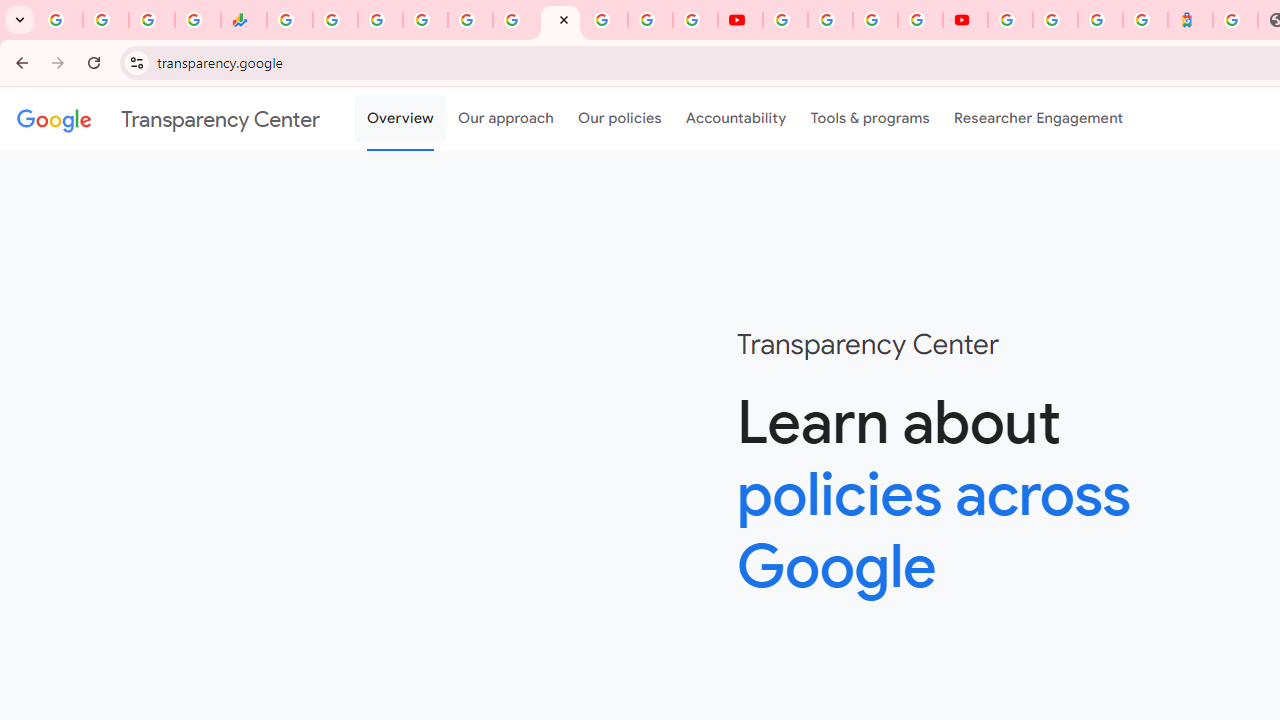 The width and height of the screenshot is (1280, 720). Describe the element at coordinates (619, 119) in the screenshot. I see `'Our policies'` at that location.